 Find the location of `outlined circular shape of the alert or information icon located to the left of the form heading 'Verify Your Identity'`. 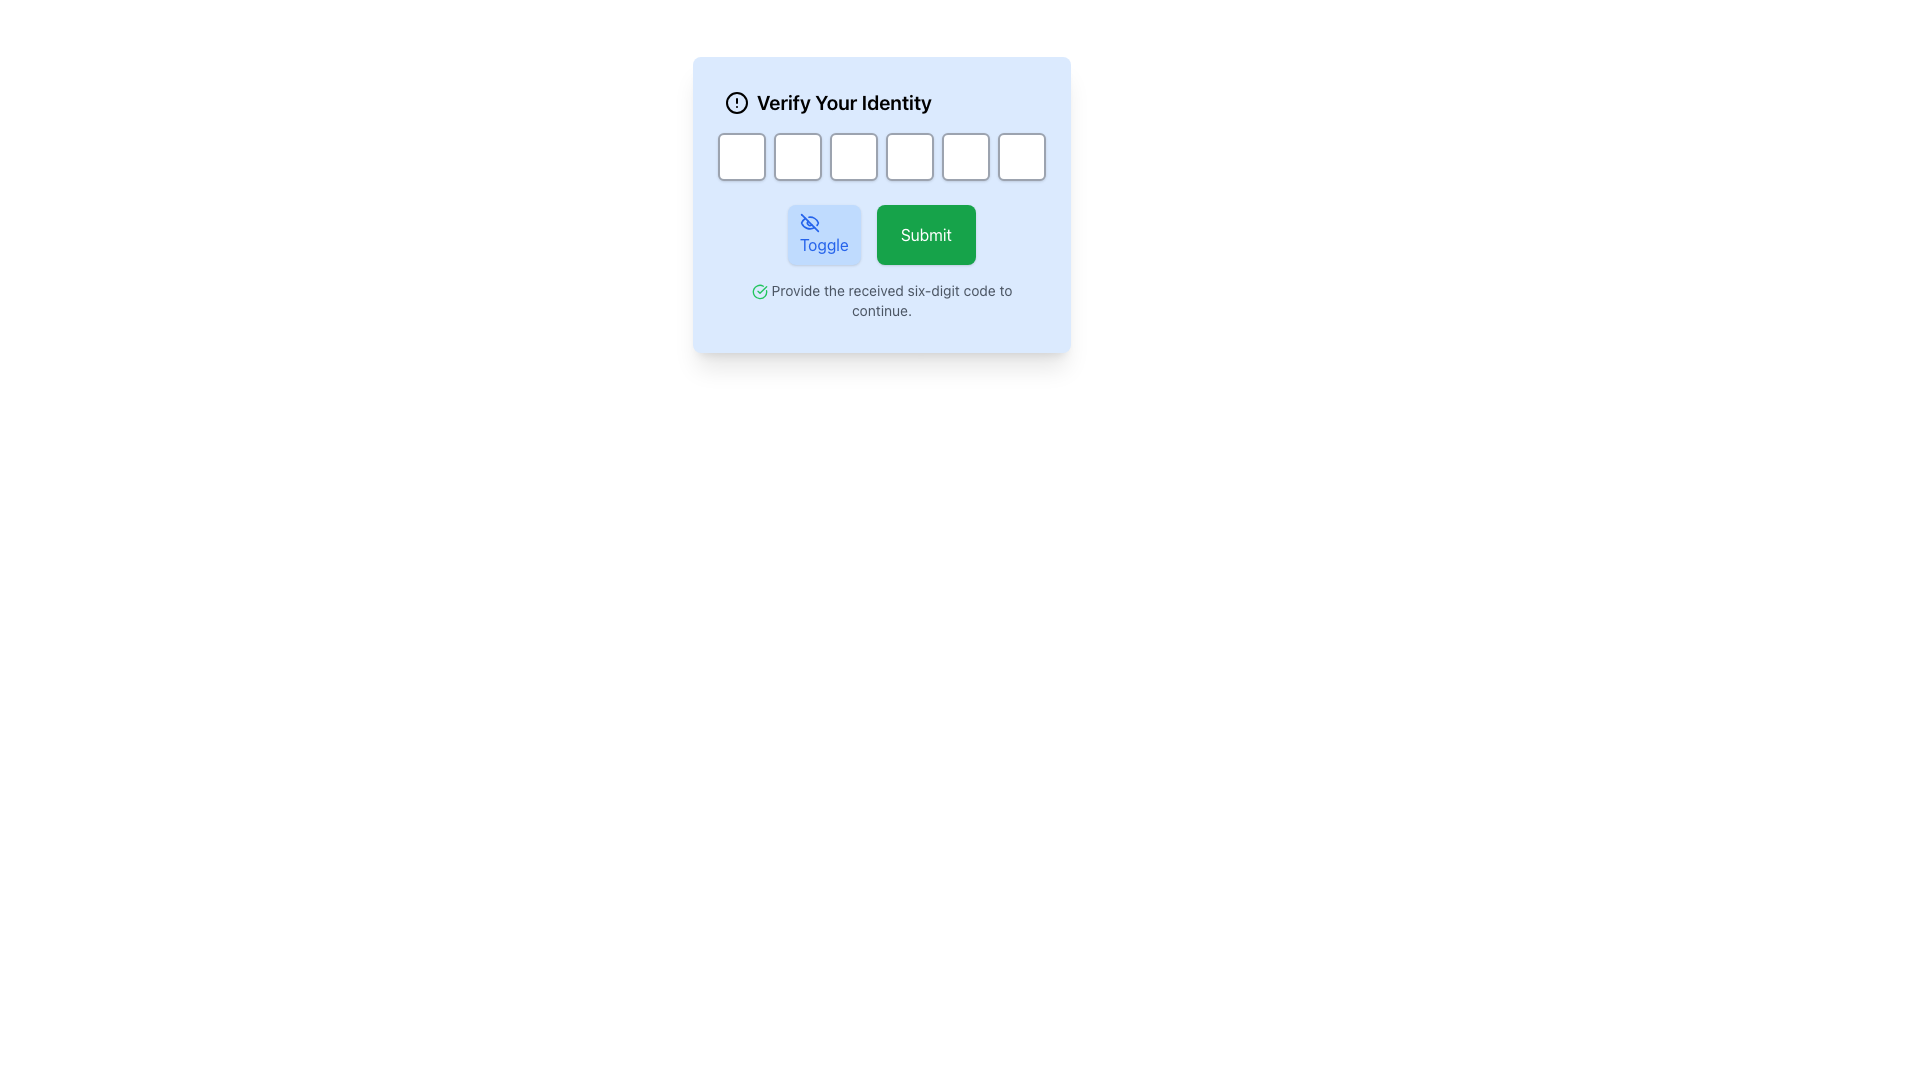

outlined circular shape of the alert or information icon located to the left of the form heading 'Verify Your Identity' is located at coordinates (736, 103).